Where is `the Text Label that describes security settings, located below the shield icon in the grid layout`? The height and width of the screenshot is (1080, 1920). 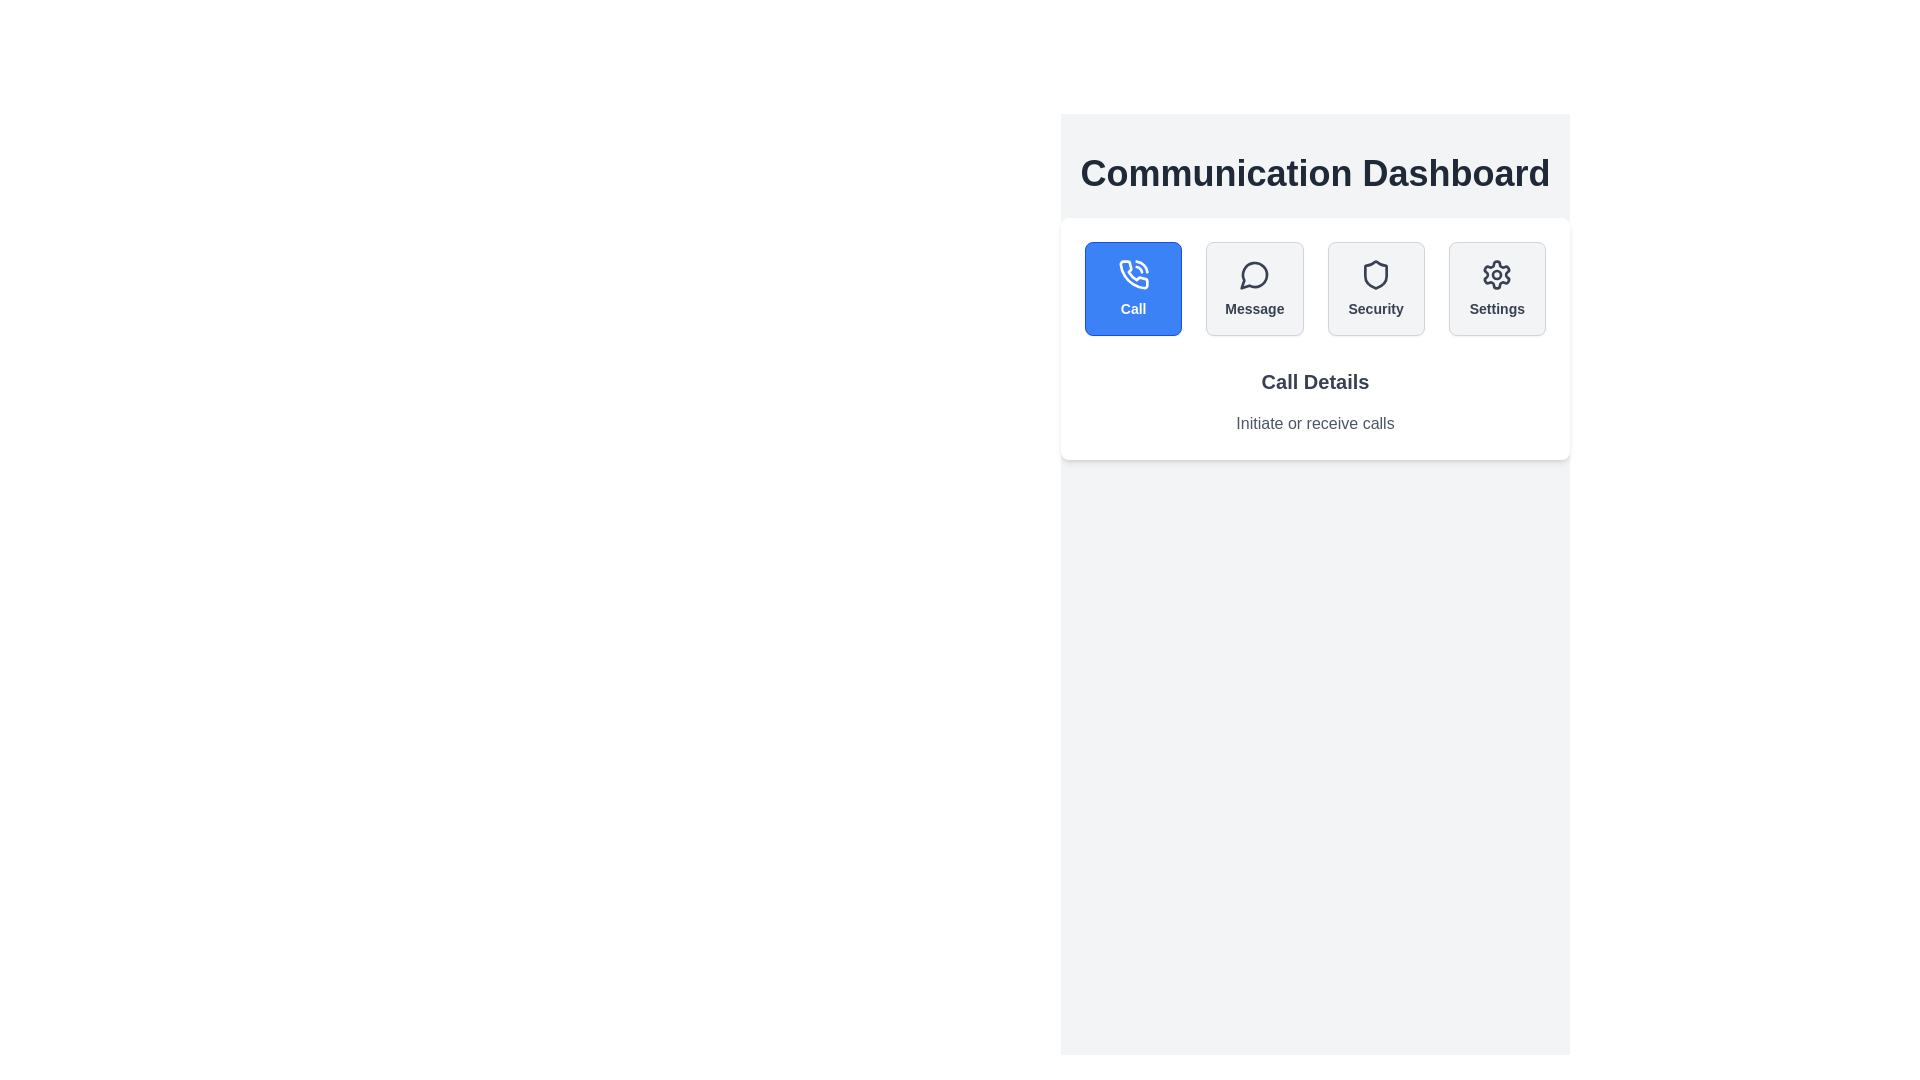 the Text Label that describes security settings, located below the shield icon in the grid layout is located at coordinates (1375, 308).